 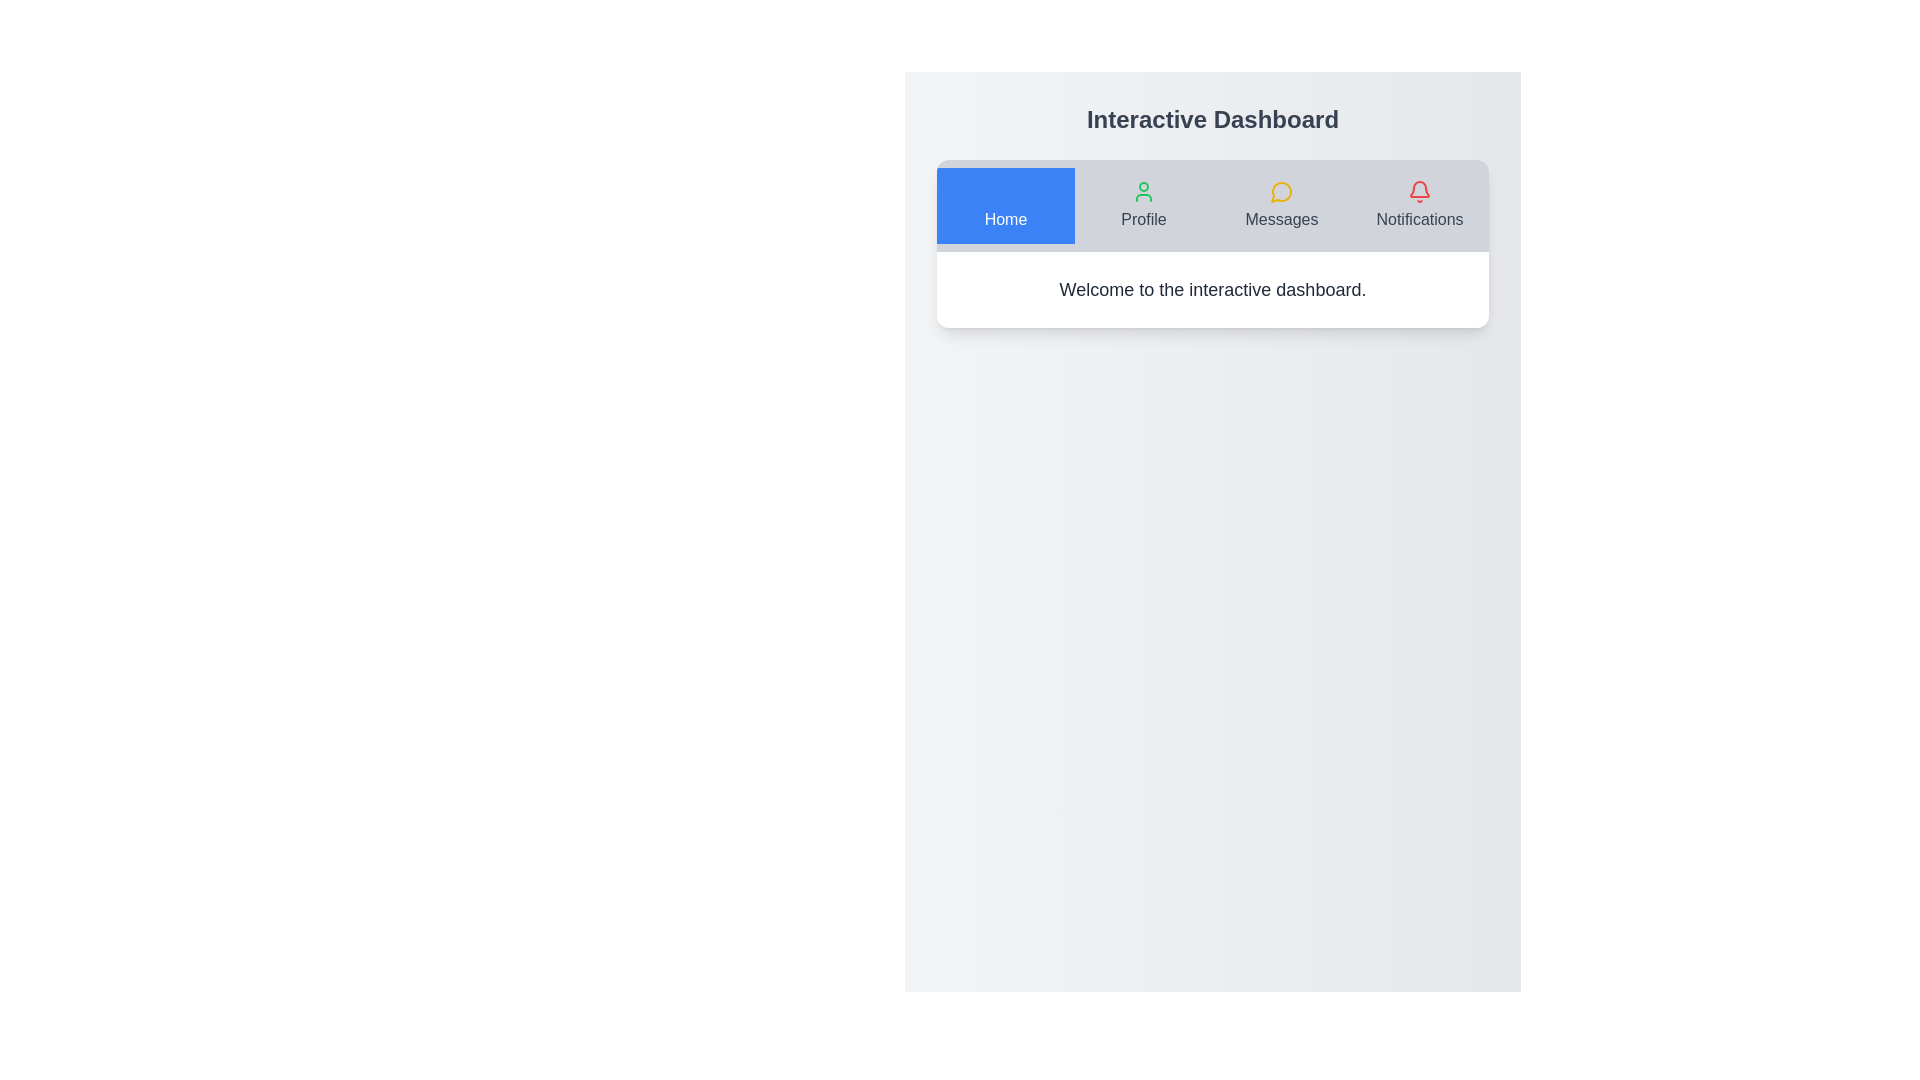 I want to click on the yellow speech bubble icon located in the navigation bar, which is the third slot from the left and directly above the 'Messages' label, so click(x=1281, y=192).